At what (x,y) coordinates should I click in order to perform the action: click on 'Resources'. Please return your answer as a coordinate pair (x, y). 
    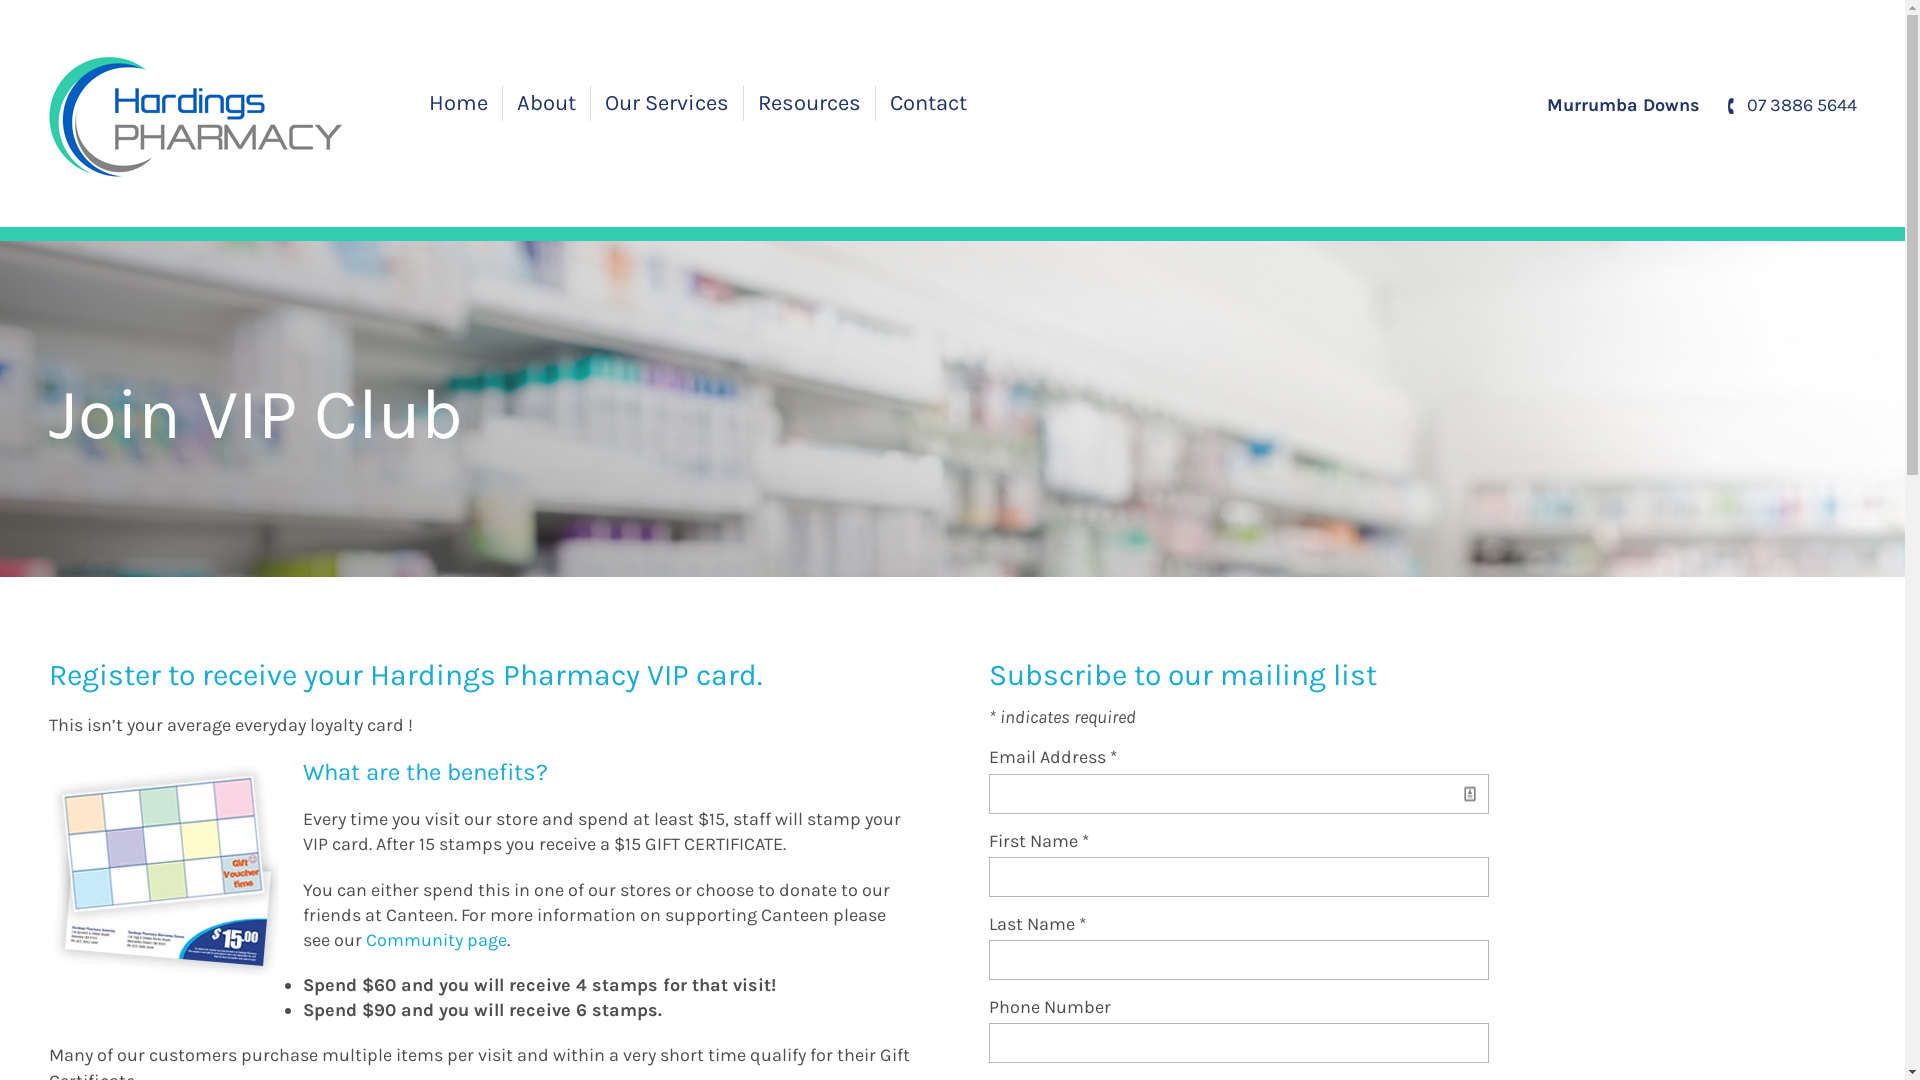
    Looking at the image, I should click on (808, 103).